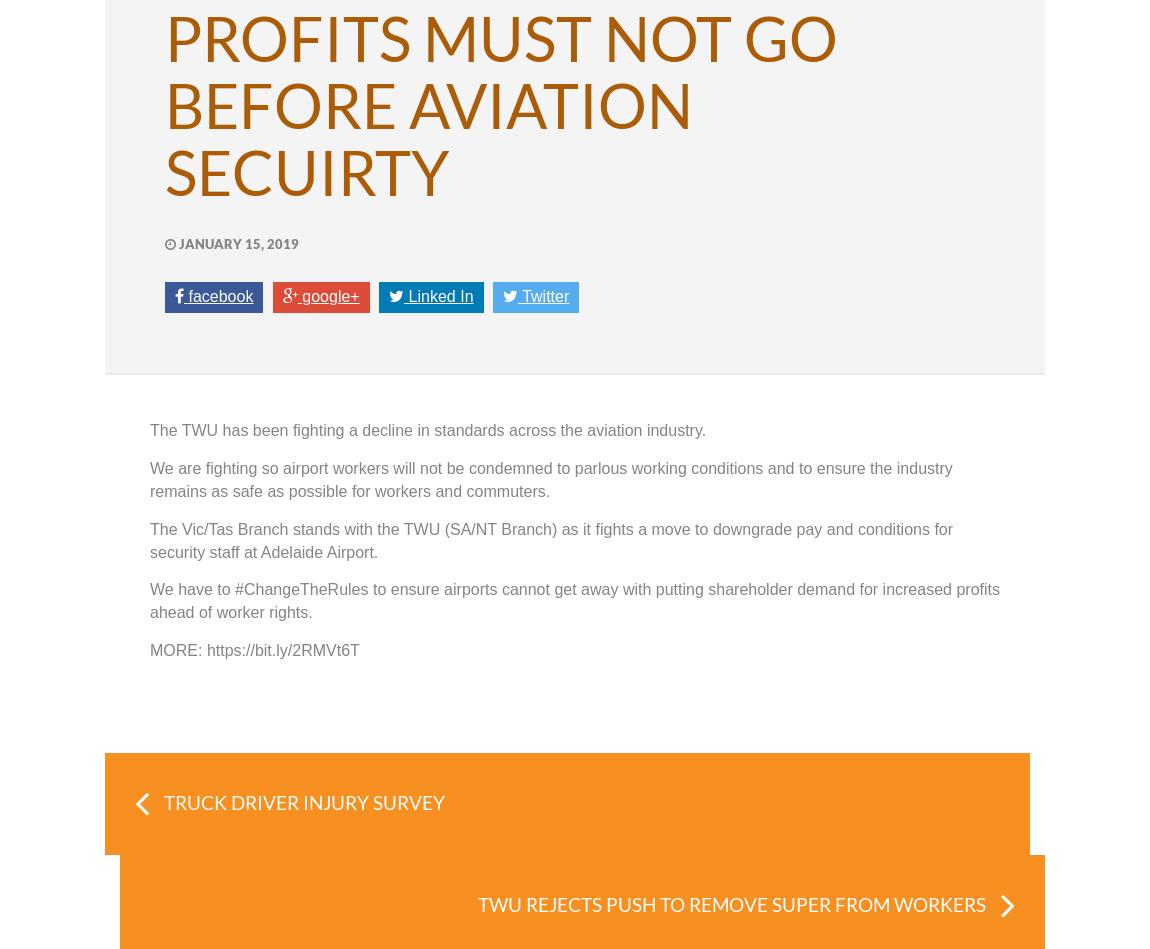 The width and height of the screenshot is (1150, 949). Describe the element at coordinates (574, 600) in the screenshot. I see `'We have to #ChangeTheRules to ensure airports cannot get away with putting shareholder demand for increased profits ahead of worker rights.'` at that location.